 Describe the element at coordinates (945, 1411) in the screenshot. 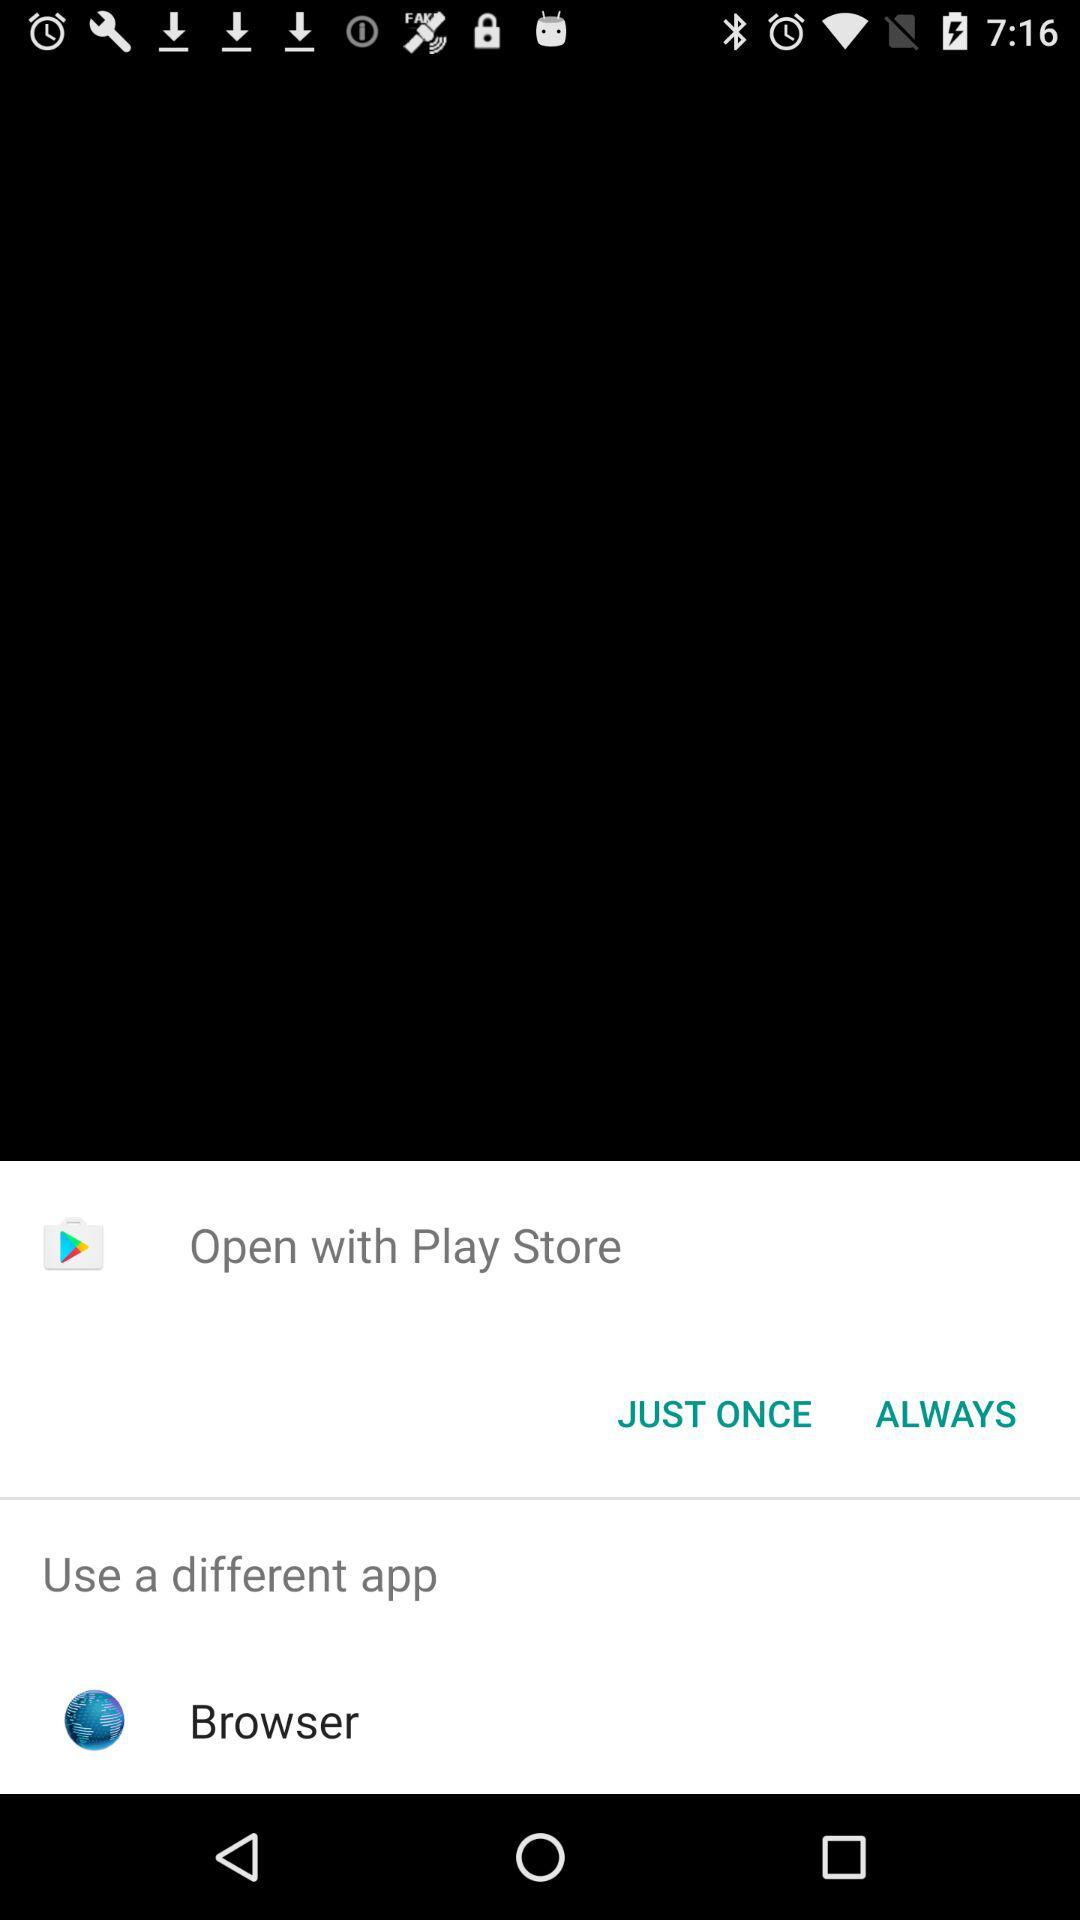

I see `the always button` at that location.